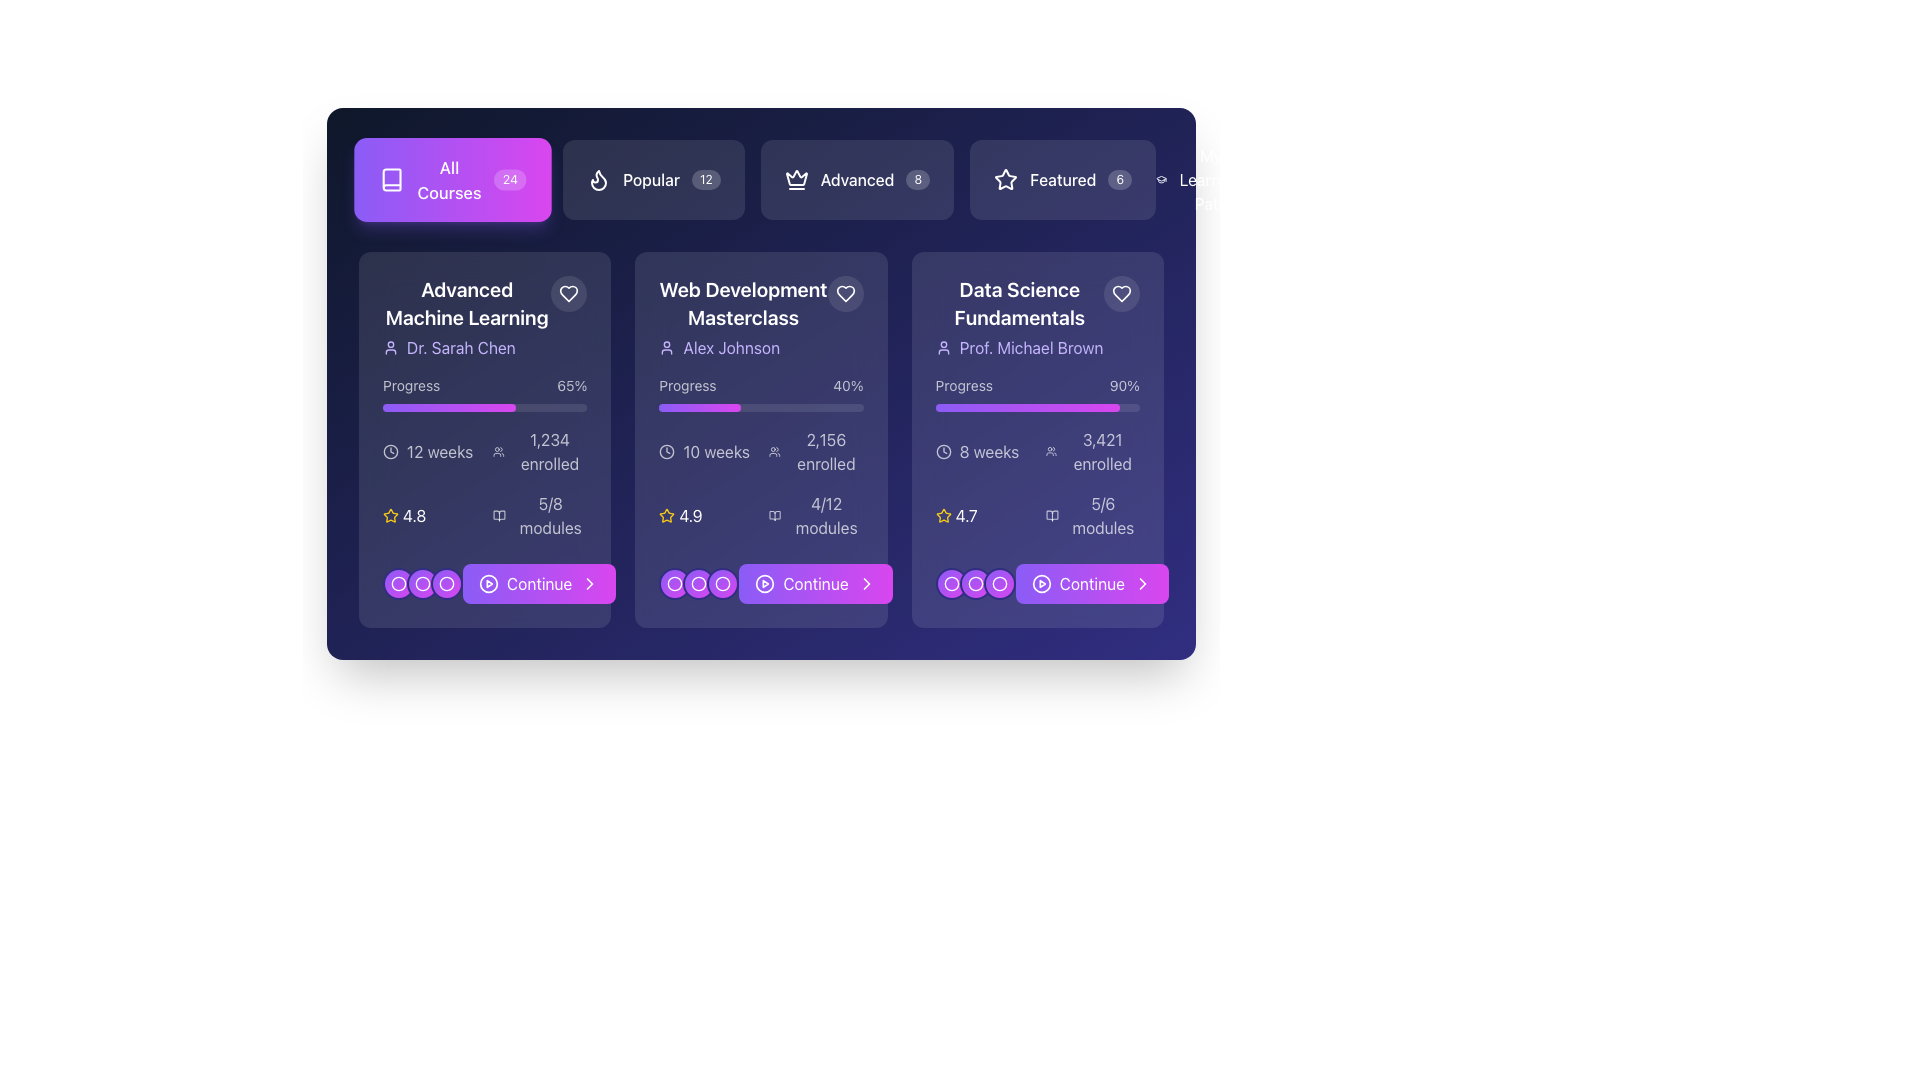 This screenshot has width=1920, height=1080. I want to click on the second button in a horizontal row of four buttons, which is used for filtering or sorting items based on popularity, so click(653, 180).